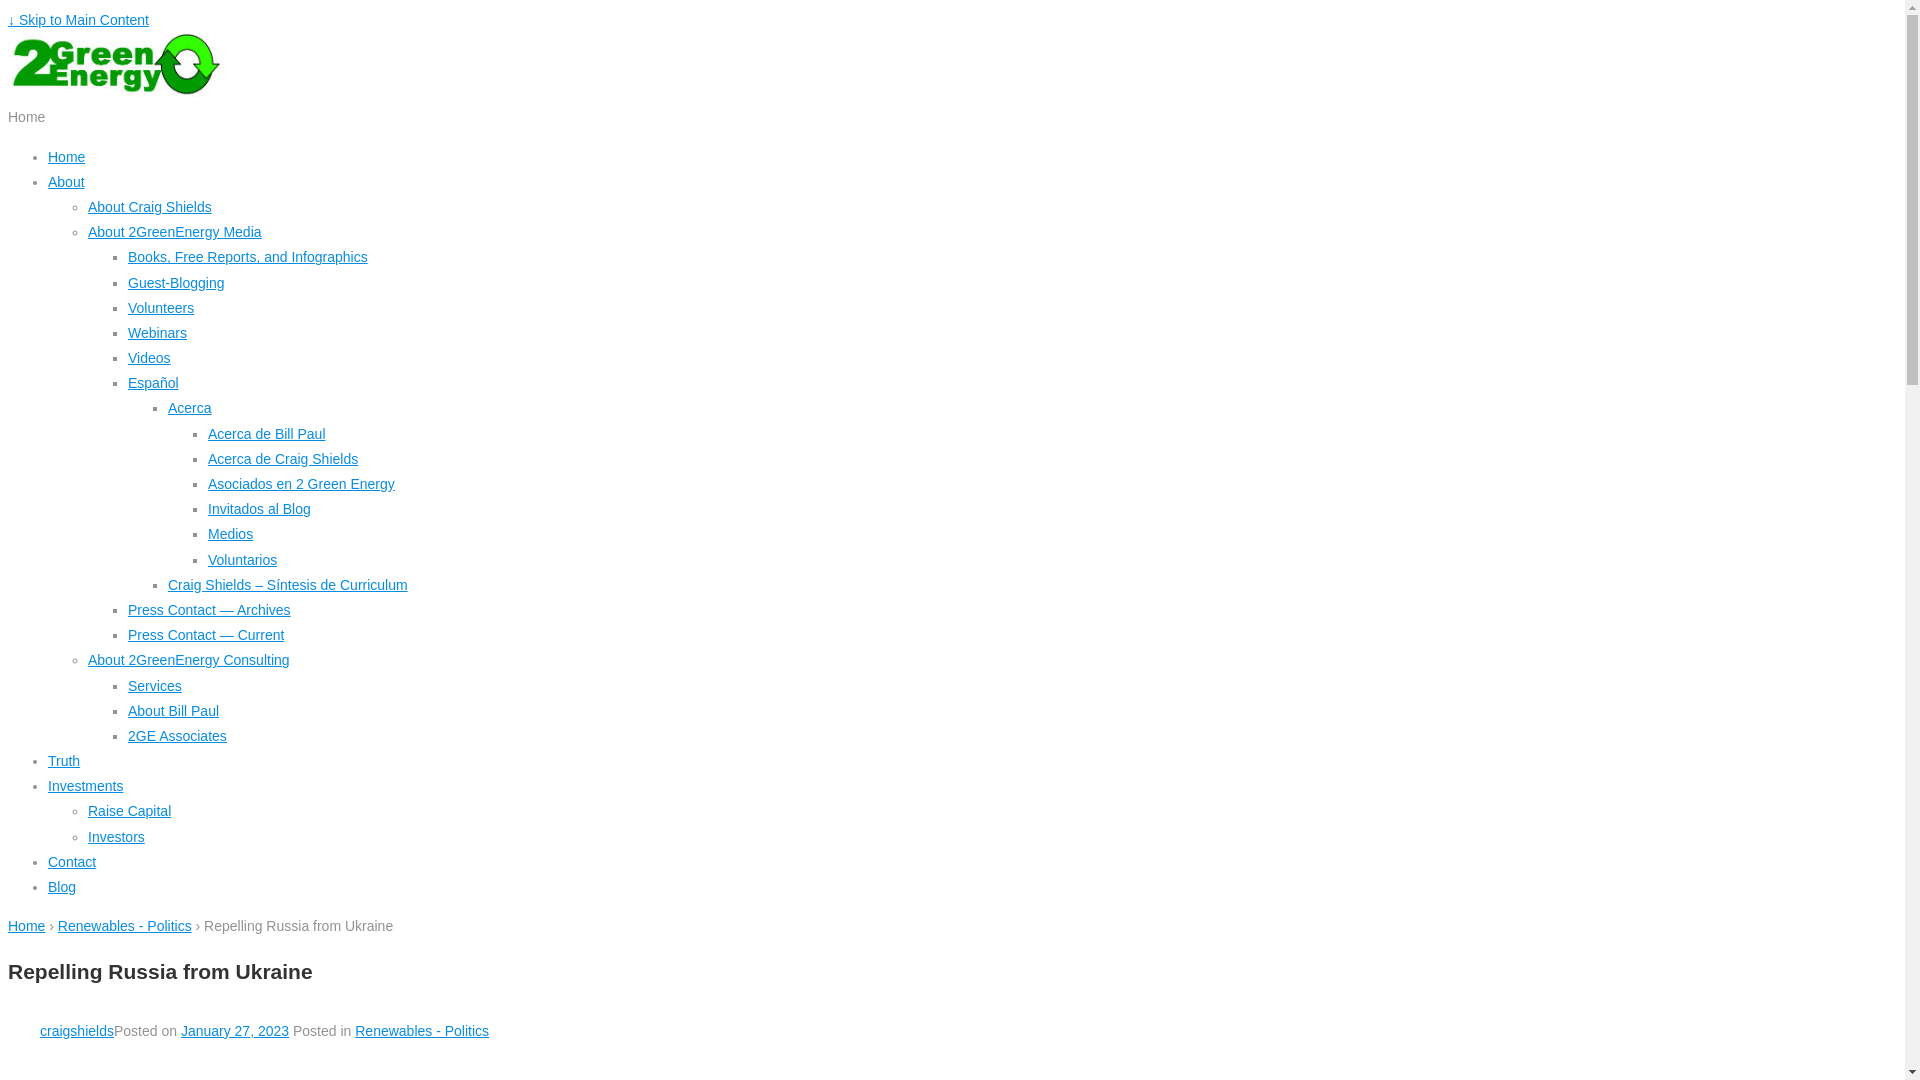 The image size is (1920, 1080). Describe the element at coordinates (48, 785) in the screenshot. I see `'Investments'` at that location.